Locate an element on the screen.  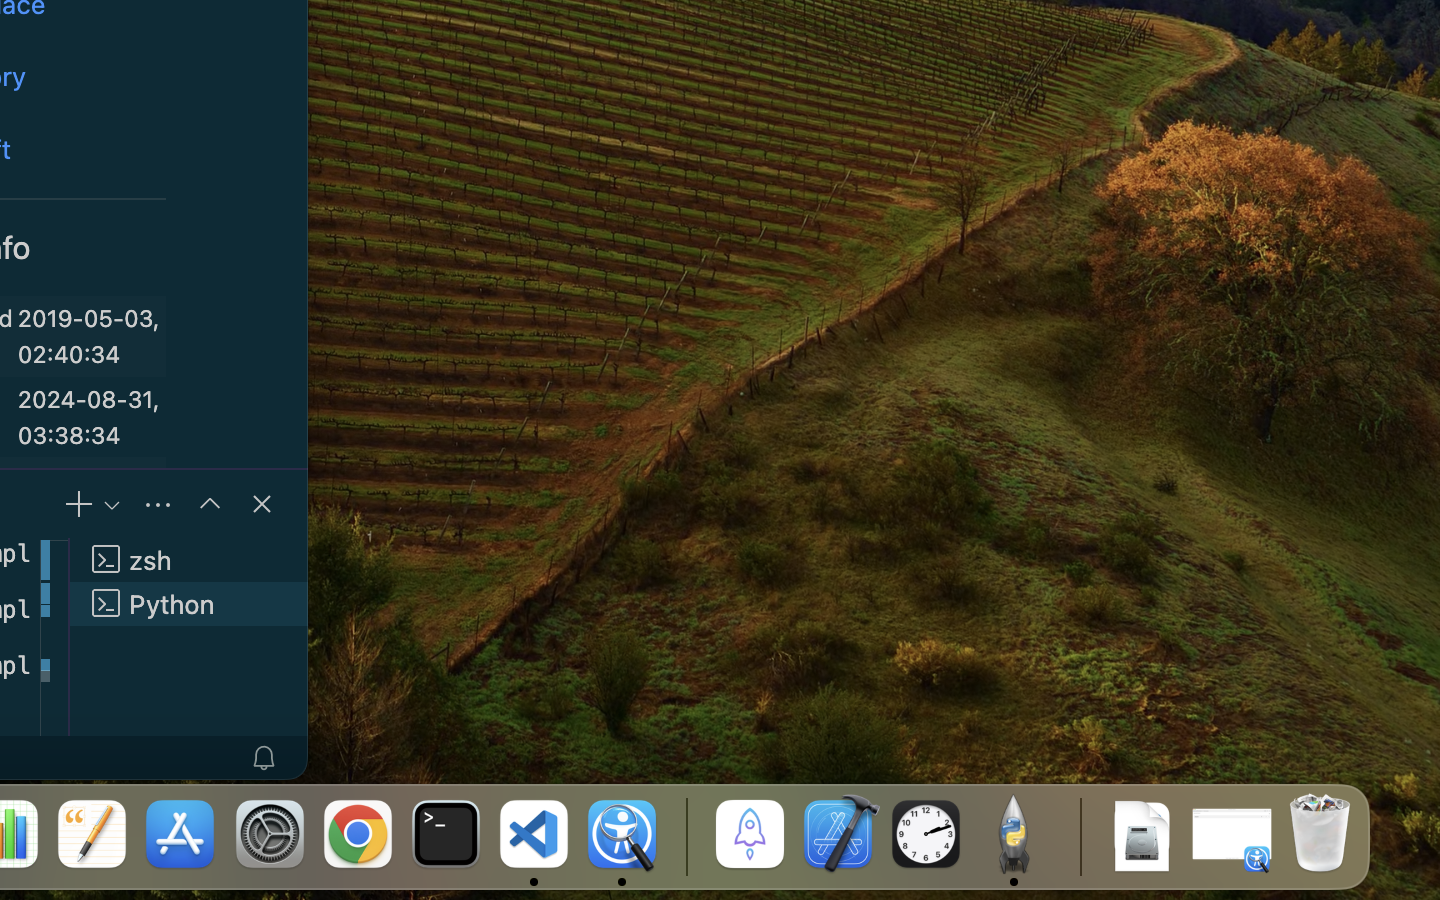
'2024-08-31, 03:38:34' is located at coordinates (88, 416).